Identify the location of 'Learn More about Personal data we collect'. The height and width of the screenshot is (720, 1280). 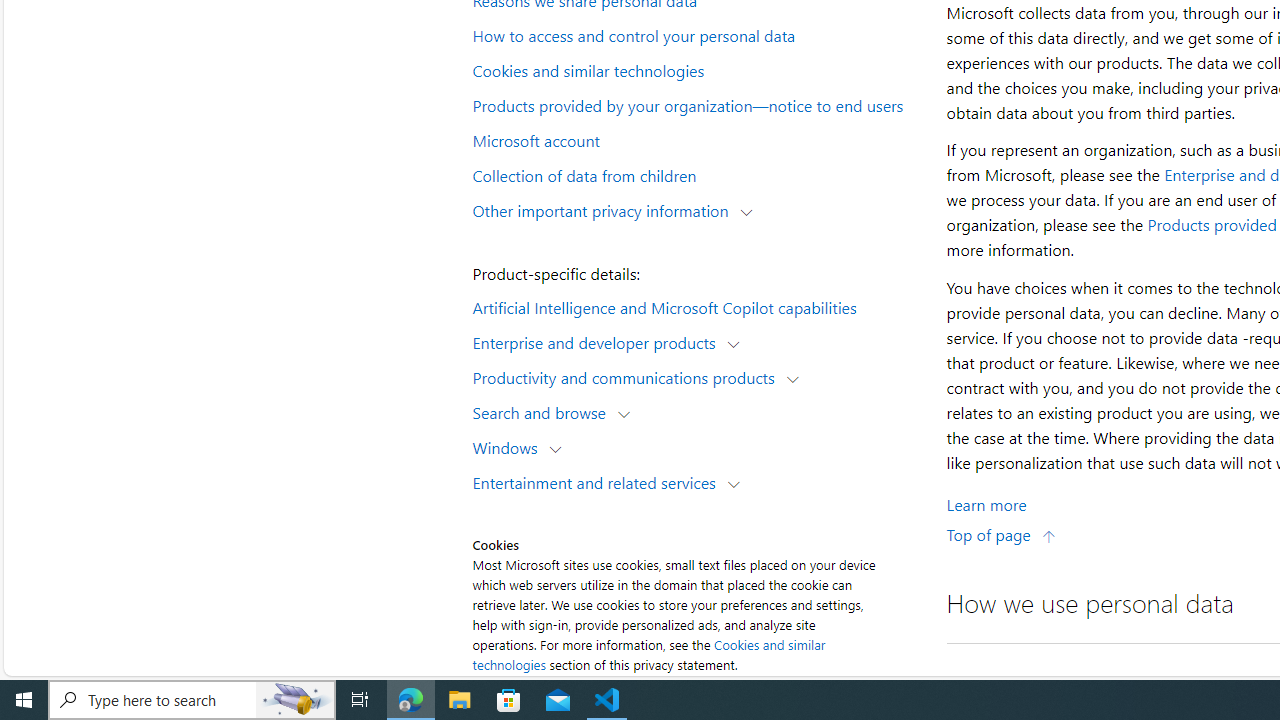
(986, 503).